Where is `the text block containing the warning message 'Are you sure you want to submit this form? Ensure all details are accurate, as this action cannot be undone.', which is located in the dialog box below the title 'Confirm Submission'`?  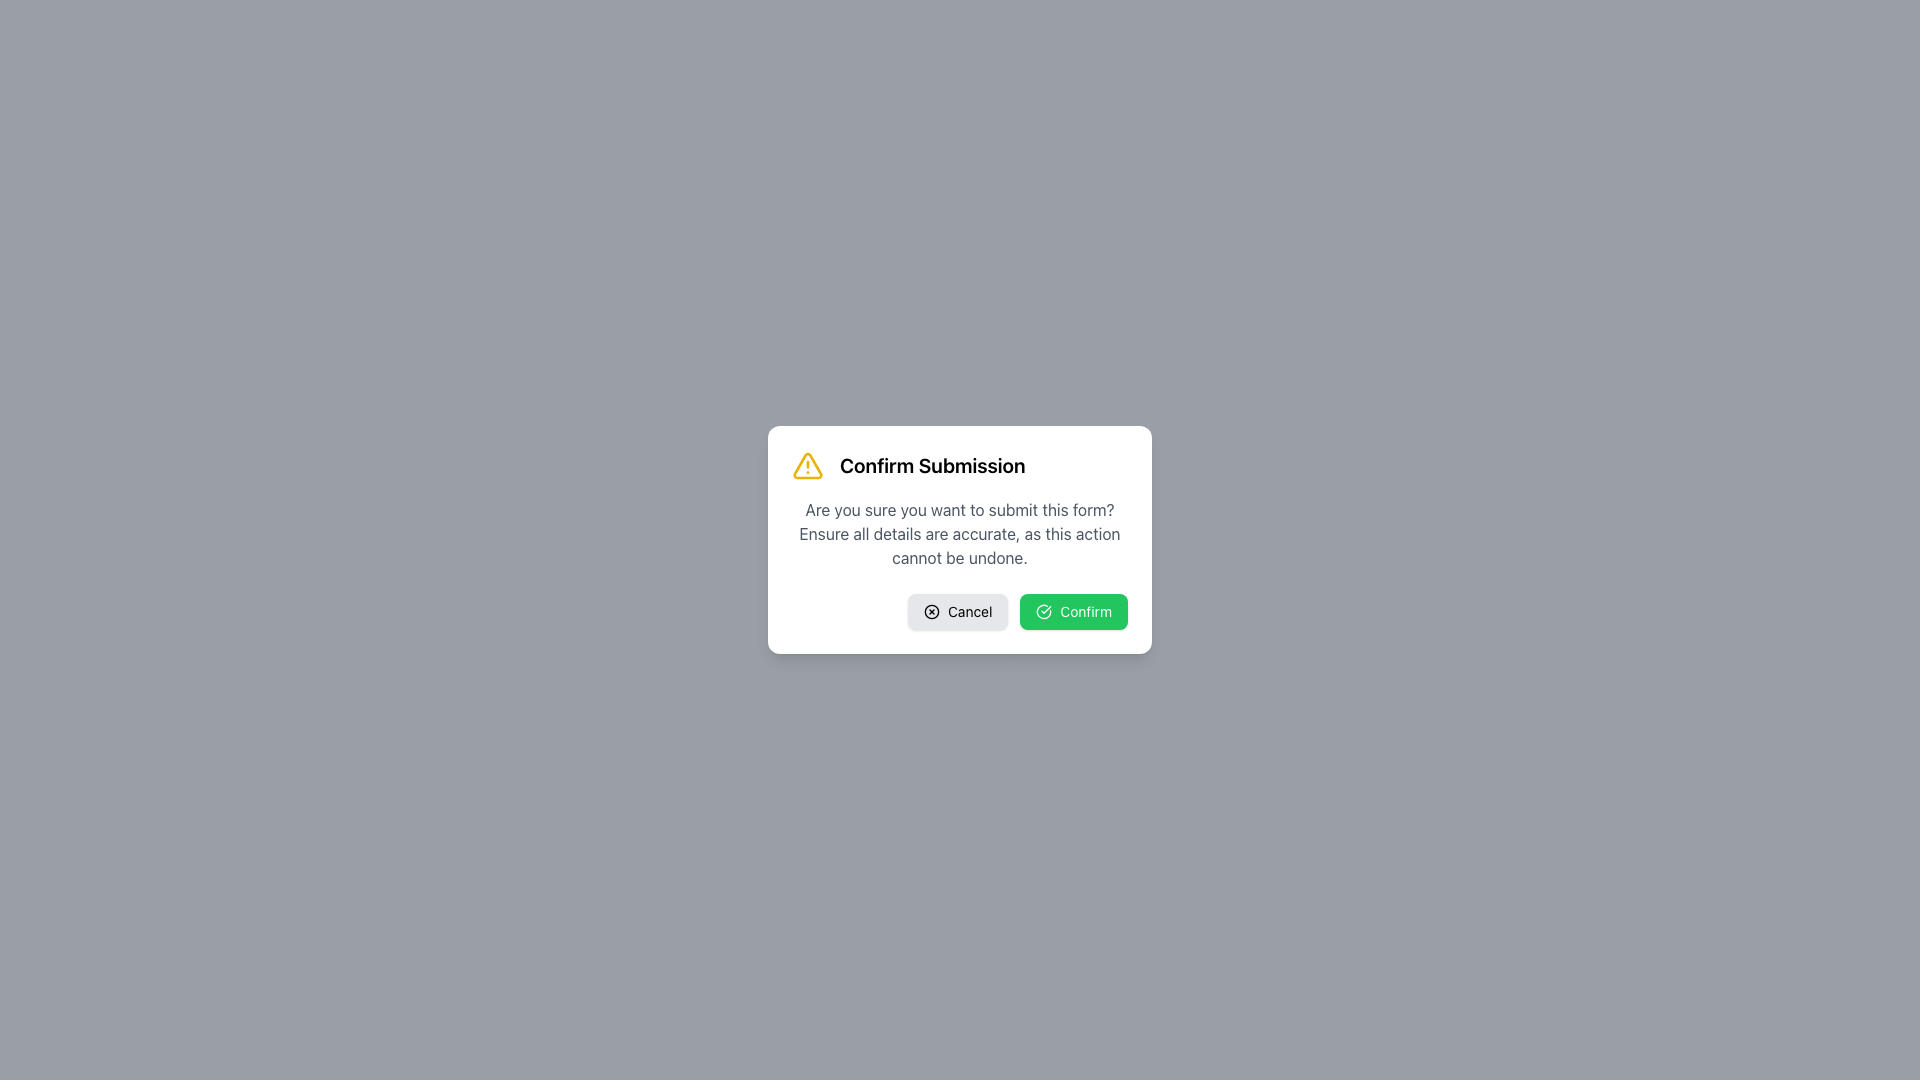 the text block containing the warning message 'Are you sure you want to submit this form? Ensure all details are accurate, as this action cannot be undone.', which is located in the dialog box below the title 'Confirm Submission' is located at coordinates (960, 532).